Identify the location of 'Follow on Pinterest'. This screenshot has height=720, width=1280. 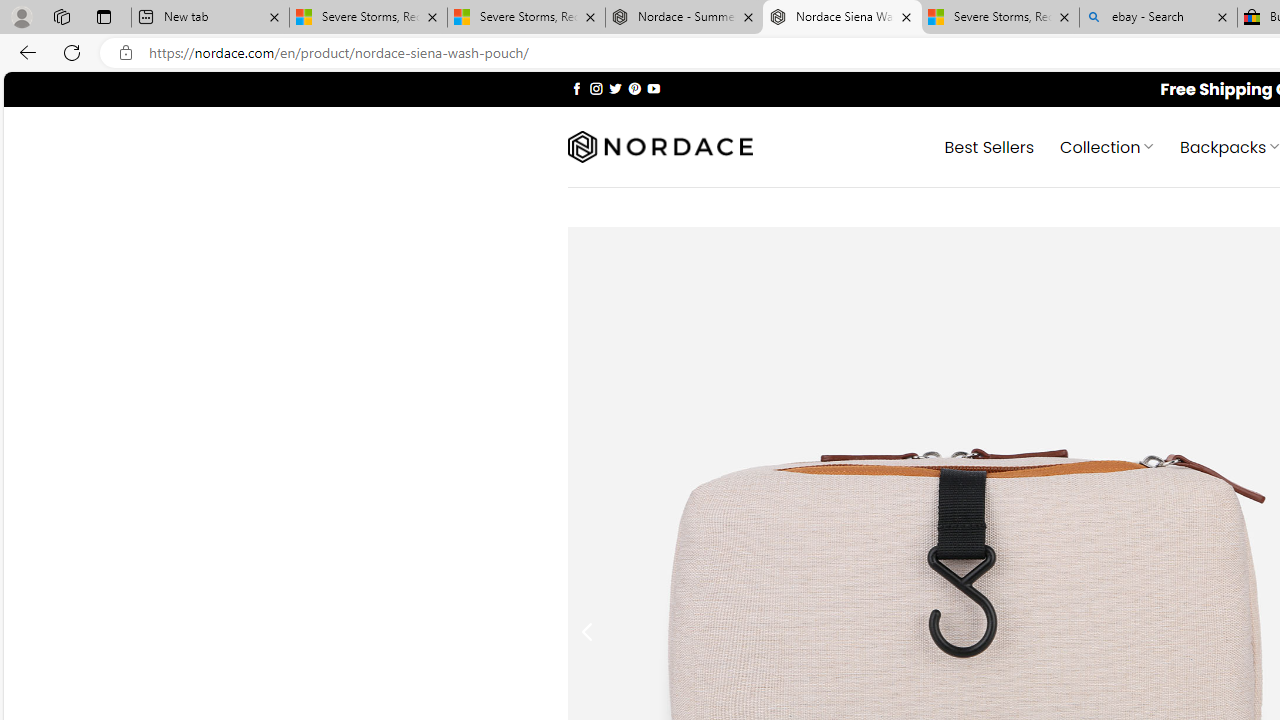
(633, 87).